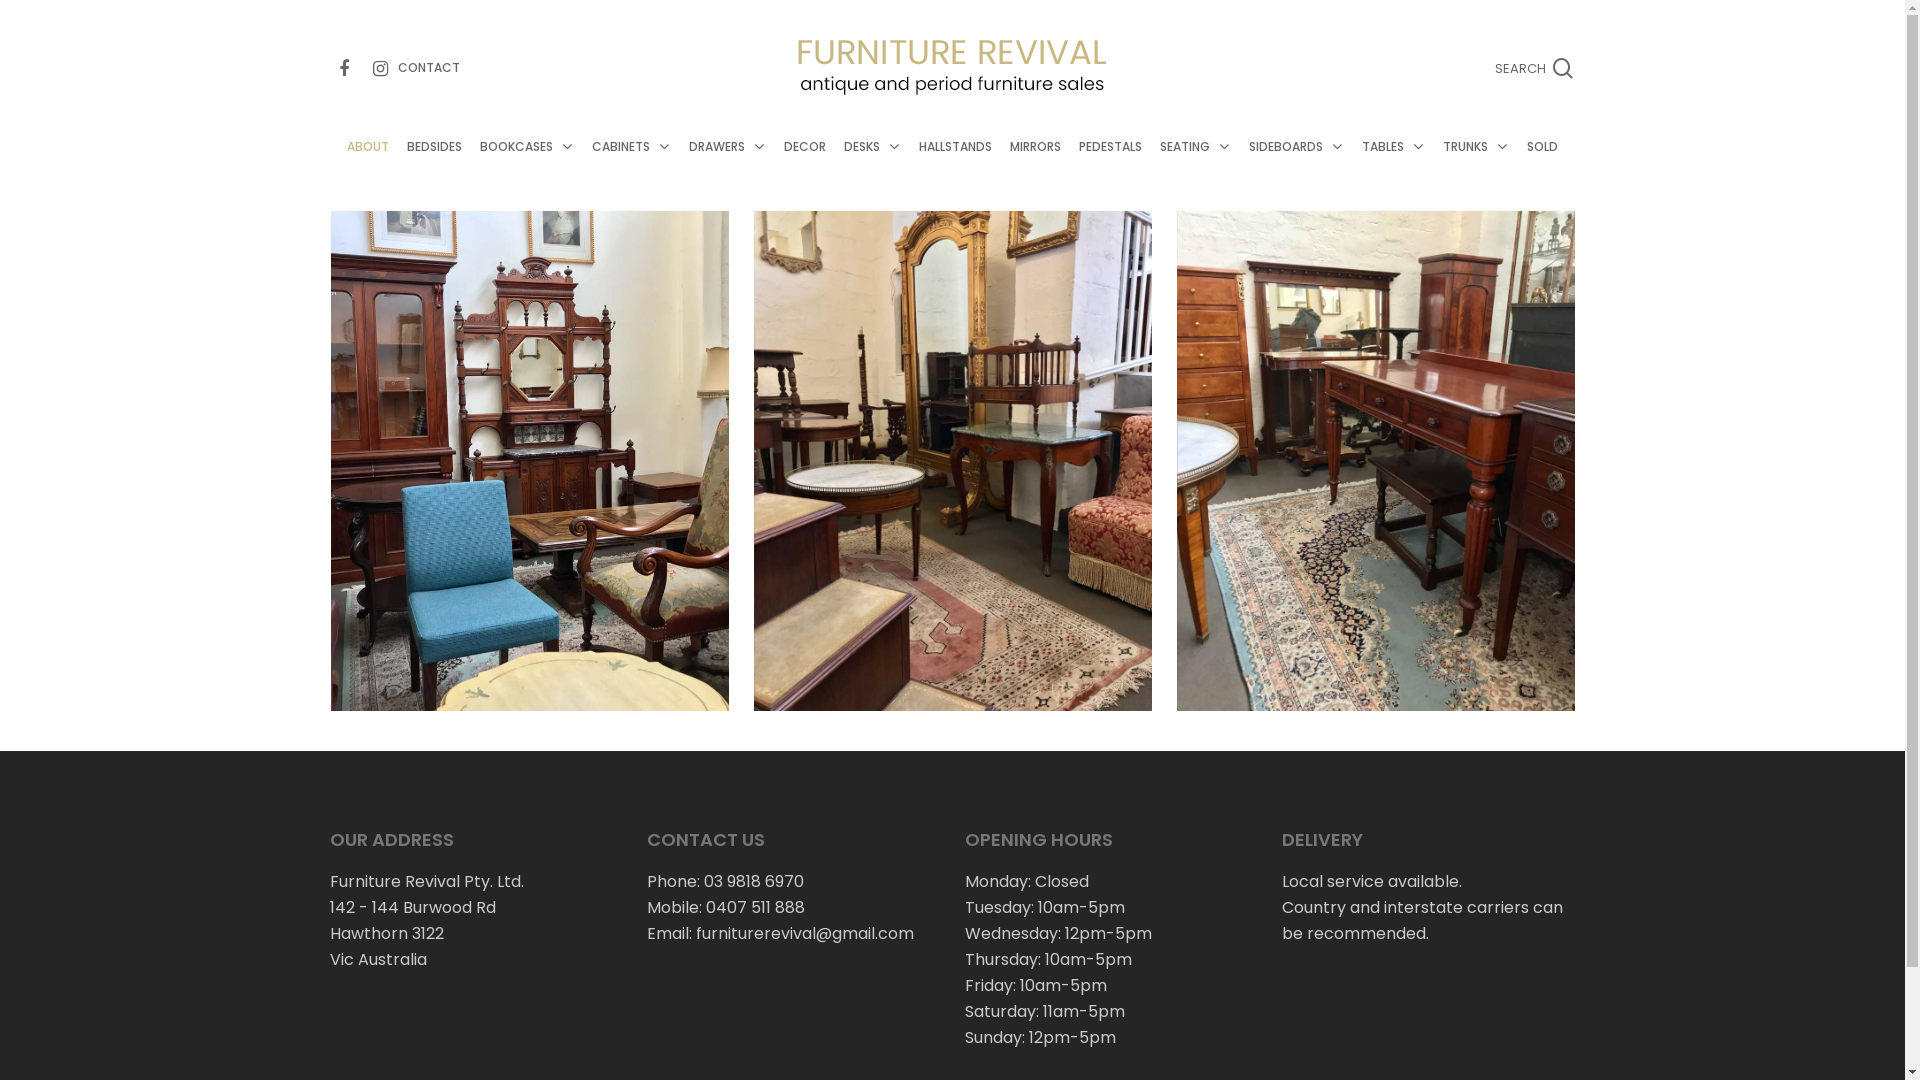 Image resolution: width=1920 pixels, height=1080 pixels. What do you see at coordinates (754, 907) in the screenshot?
I see `'0407 511 888'` at bounding box center [754, 907].